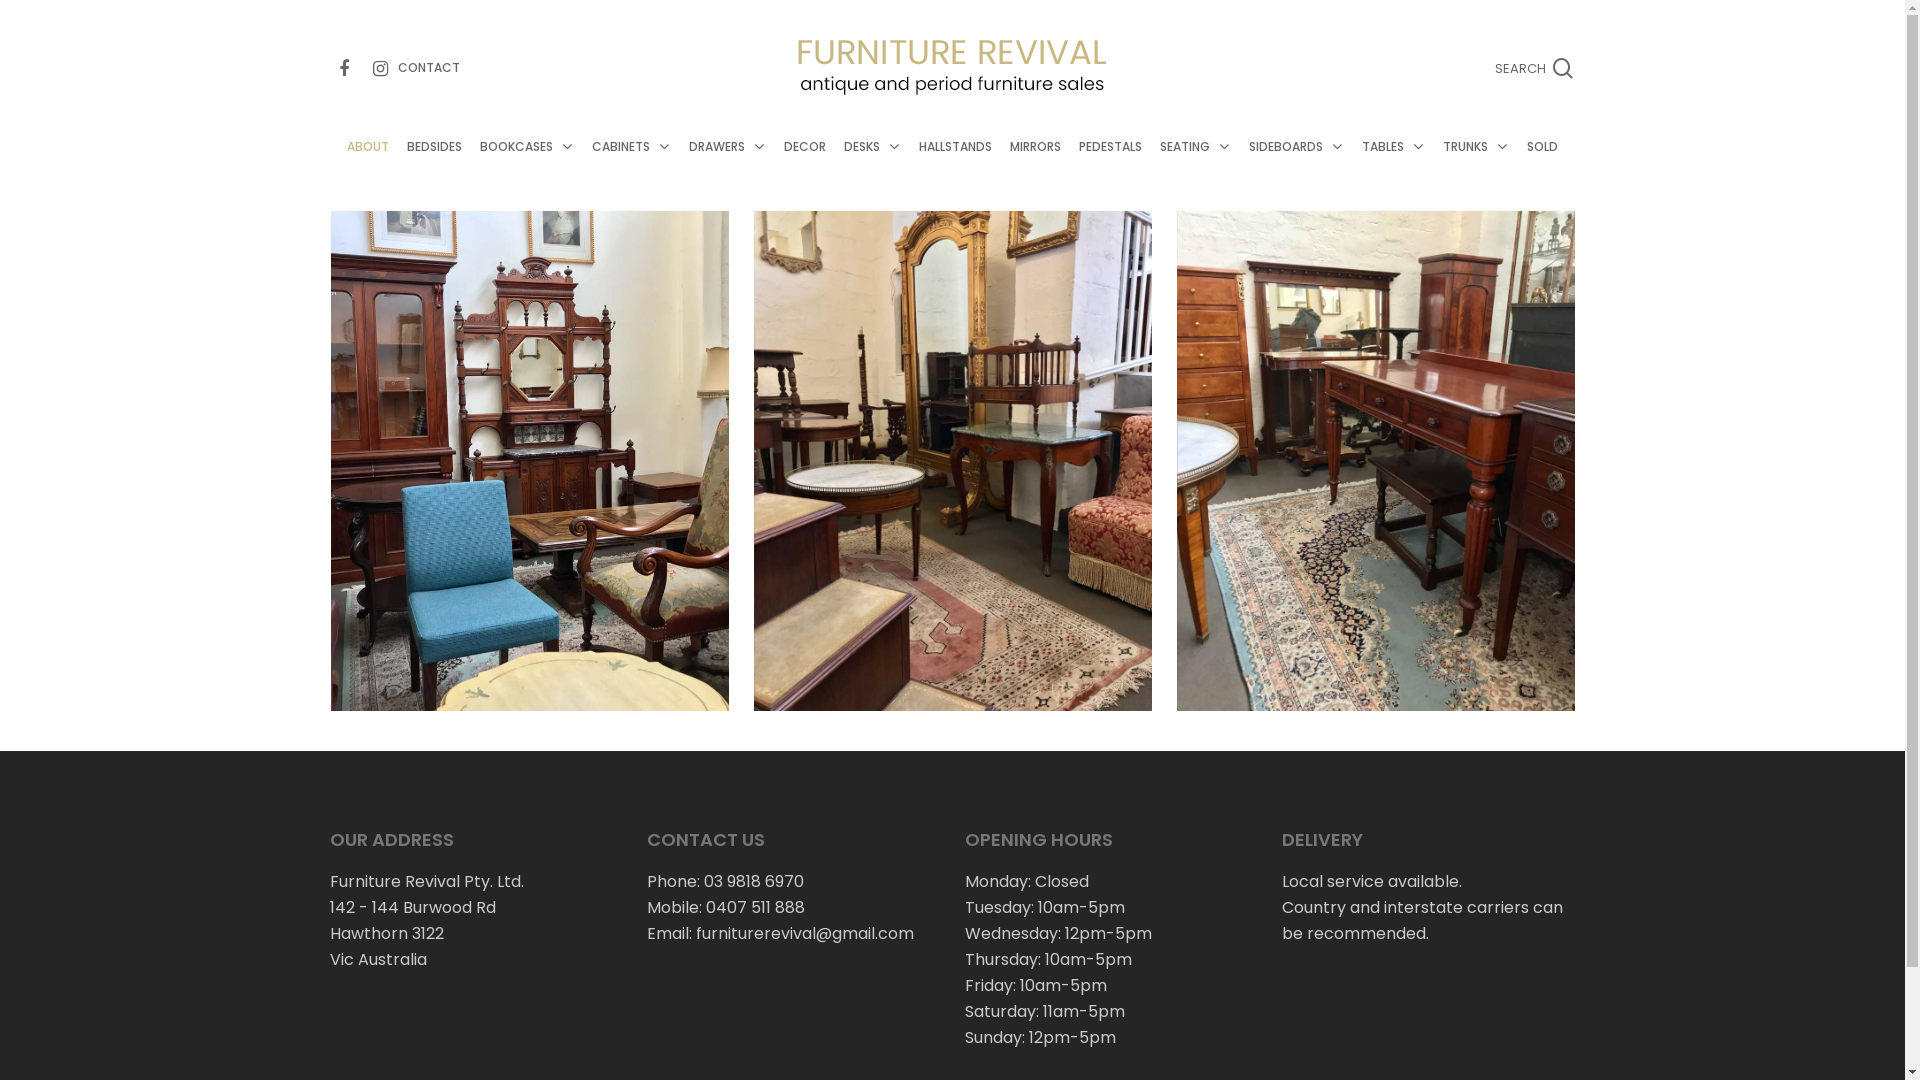 Image resolution: width=1920 pixels, height=1080 pixels. What do you see at coordinates (754, 907) in the screenshot?
I see `'0407 511 888'` at bounding box center [754, 907].